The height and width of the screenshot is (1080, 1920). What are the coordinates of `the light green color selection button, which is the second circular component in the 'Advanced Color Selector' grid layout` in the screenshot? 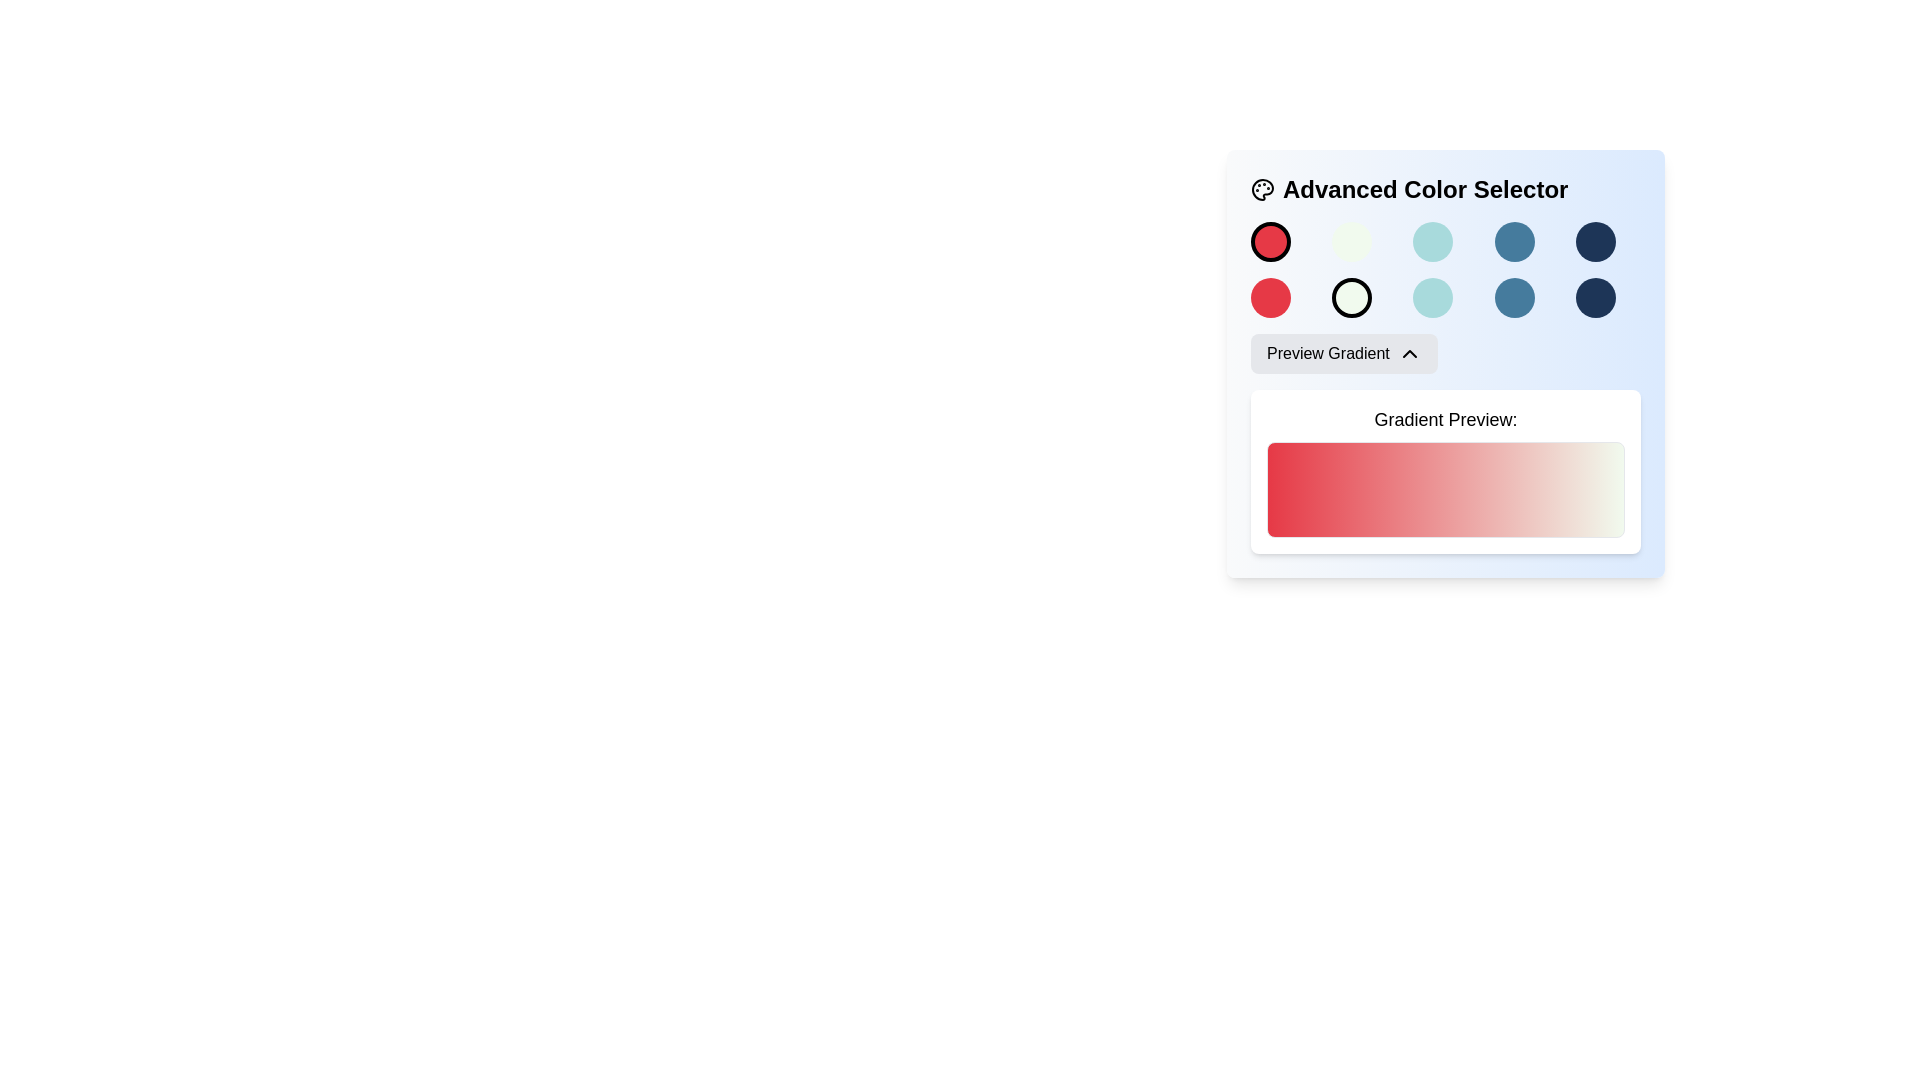 It's located at (1352, 297).